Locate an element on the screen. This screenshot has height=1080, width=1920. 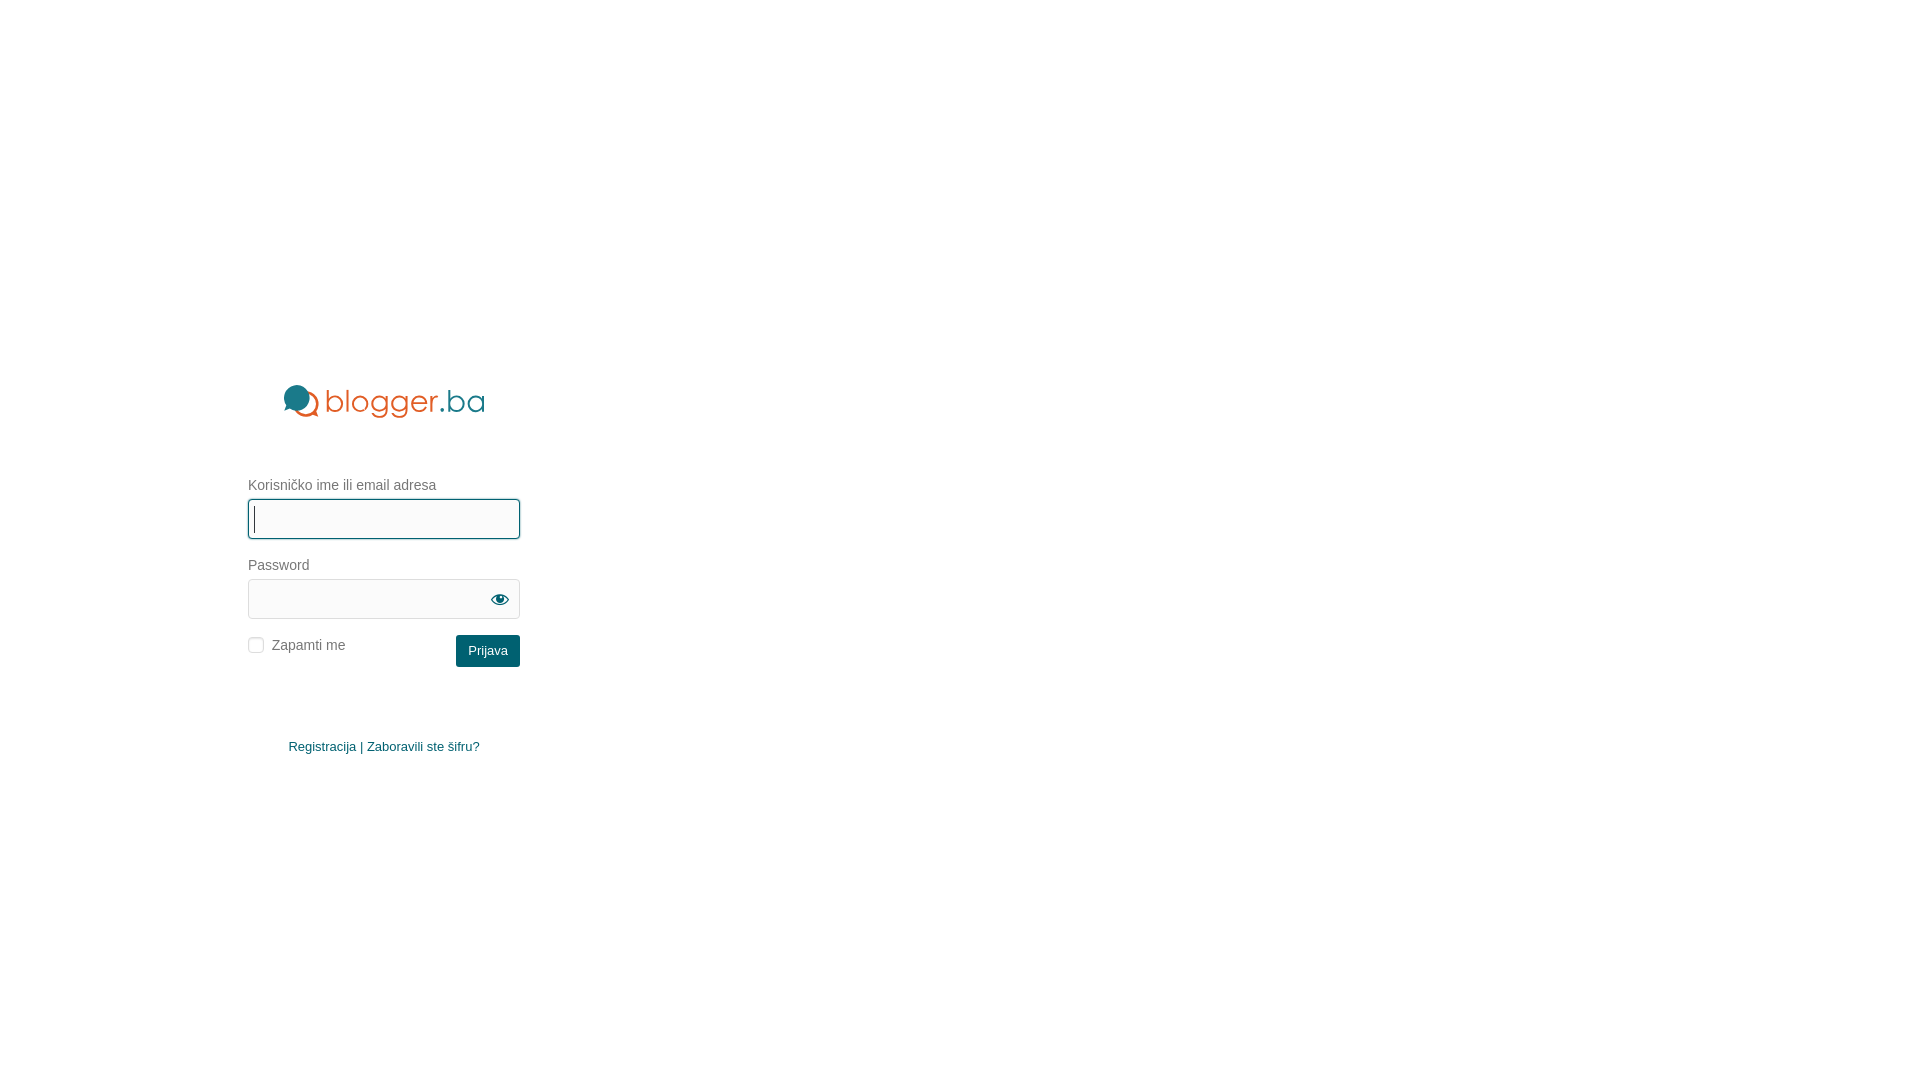
'Prijava' is located at coordinates (455, 651).